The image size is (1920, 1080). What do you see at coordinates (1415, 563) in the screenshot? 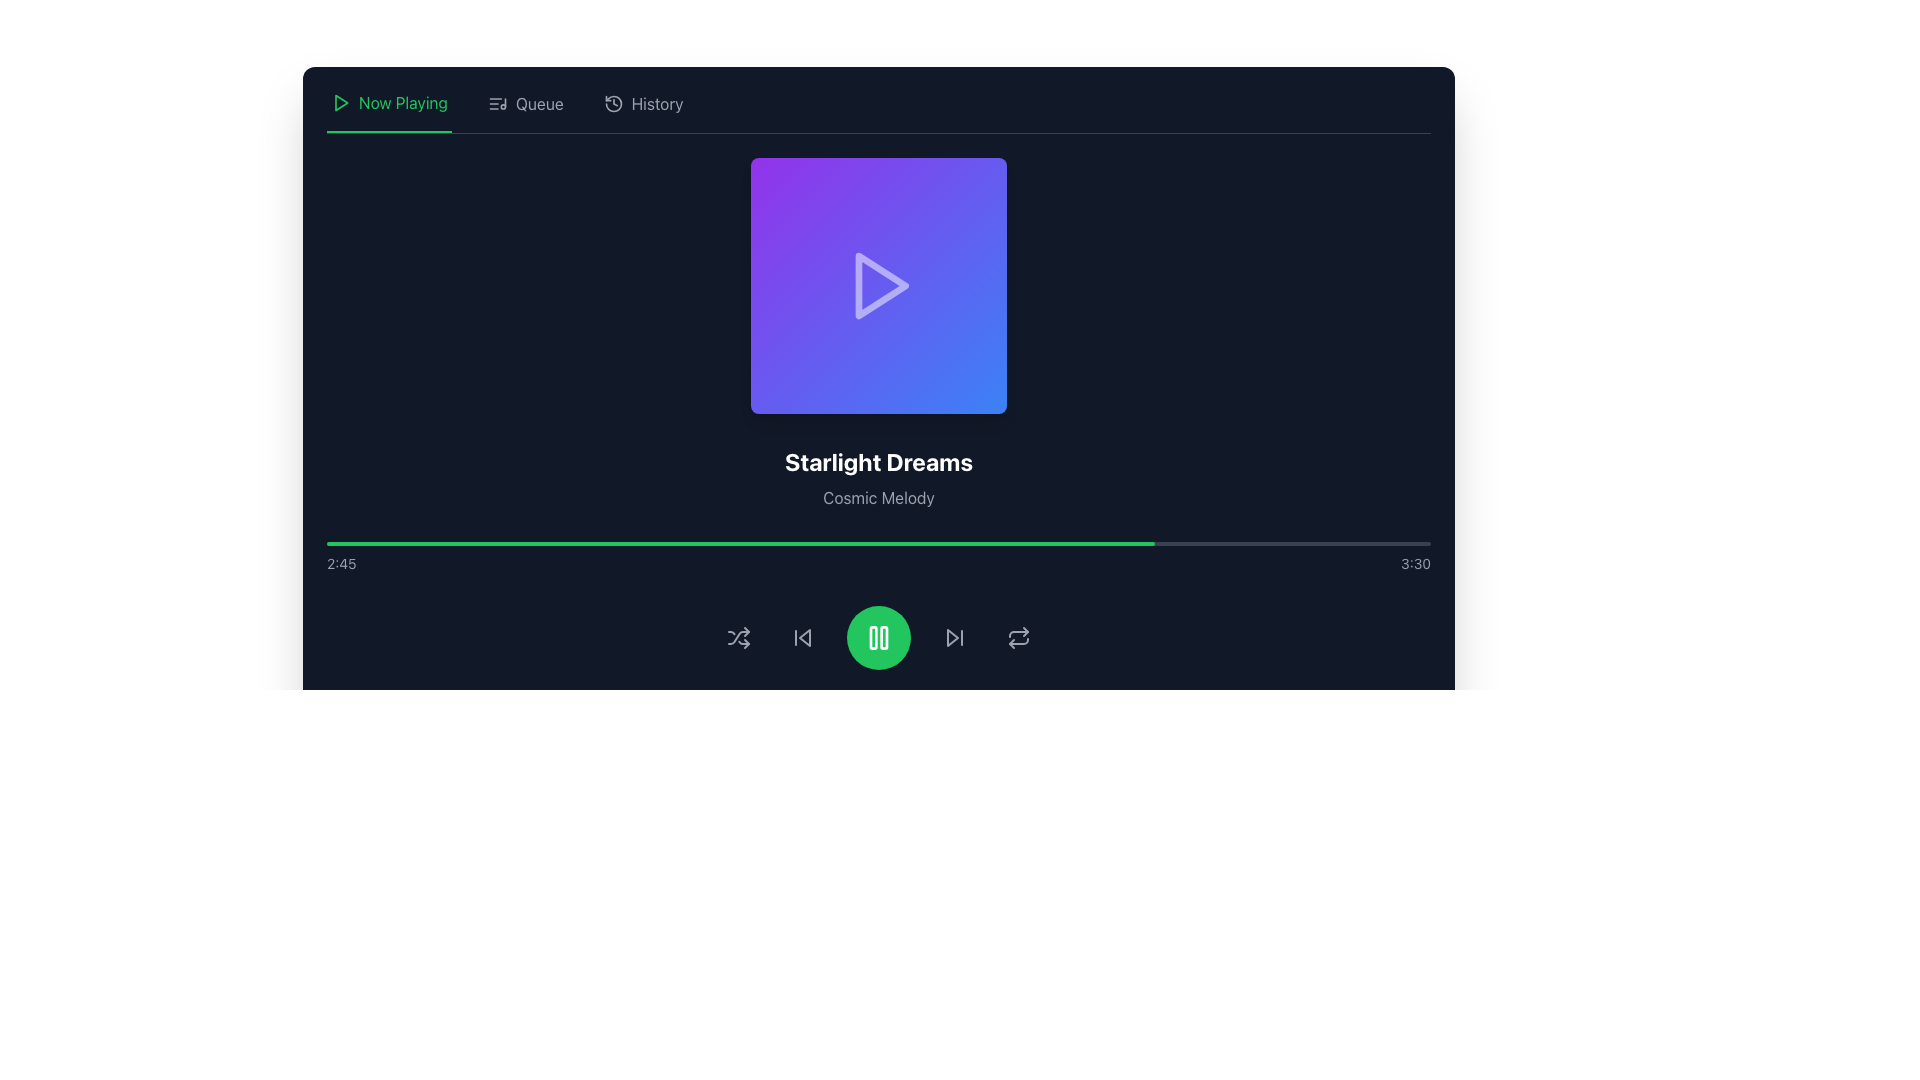
I see `the content of the Text Display that shows the total duration of the audio or video track, which is positioned at the far right of the progress bar display area` at bounding box center [1415, 563].